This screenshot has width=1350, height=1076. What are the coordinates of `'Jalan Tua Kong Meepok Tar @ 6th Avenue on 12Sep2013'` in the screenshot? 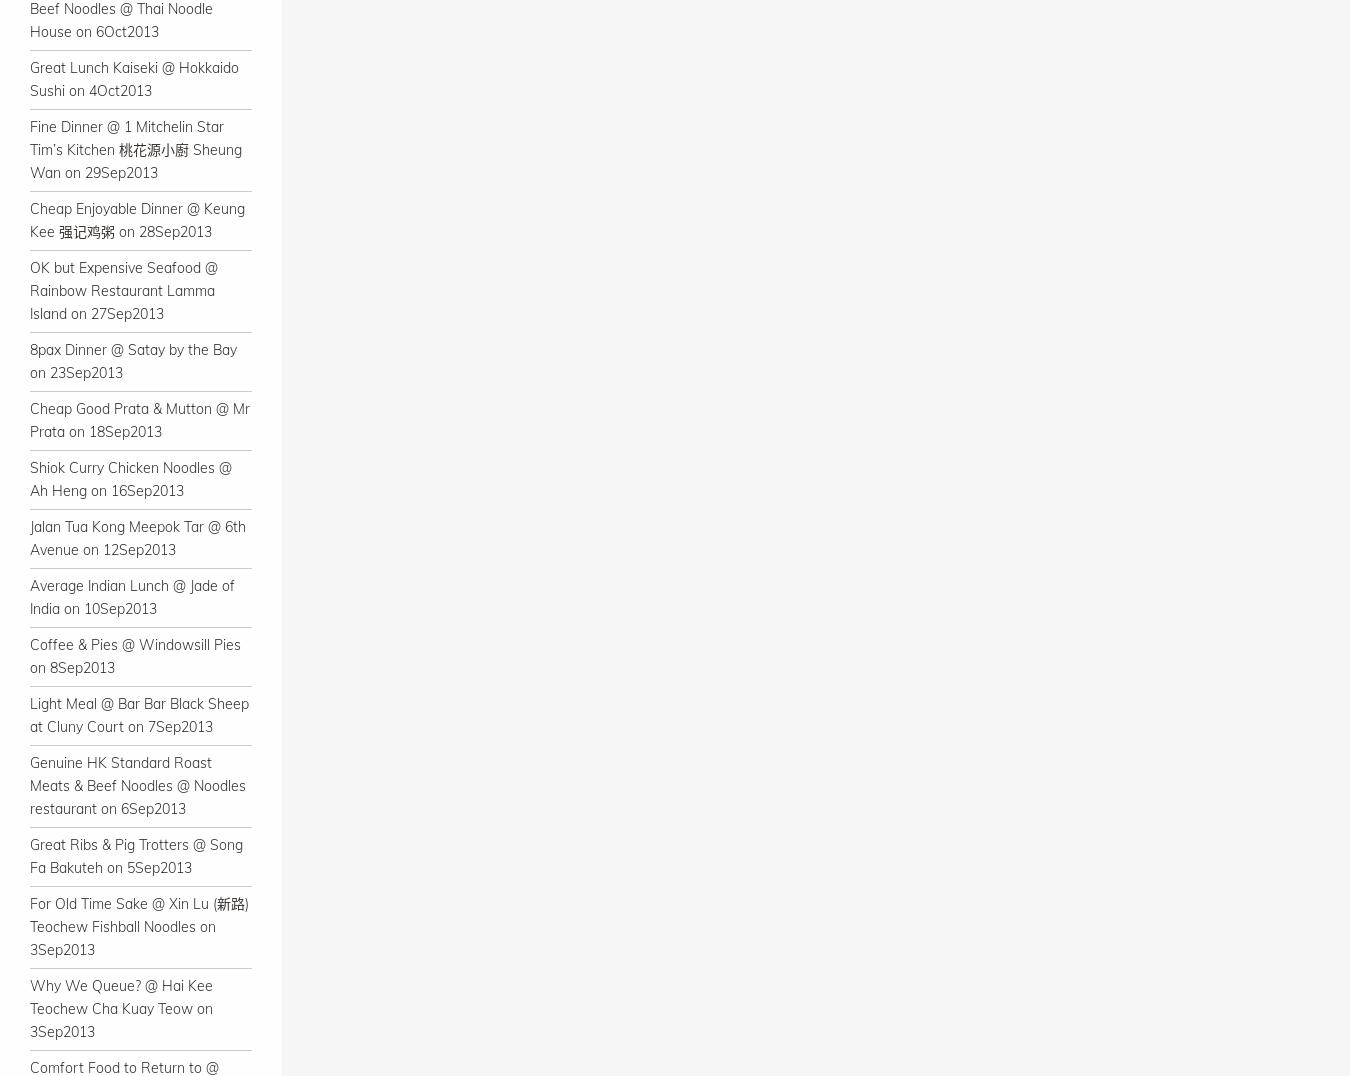 It's located at (28, 538).